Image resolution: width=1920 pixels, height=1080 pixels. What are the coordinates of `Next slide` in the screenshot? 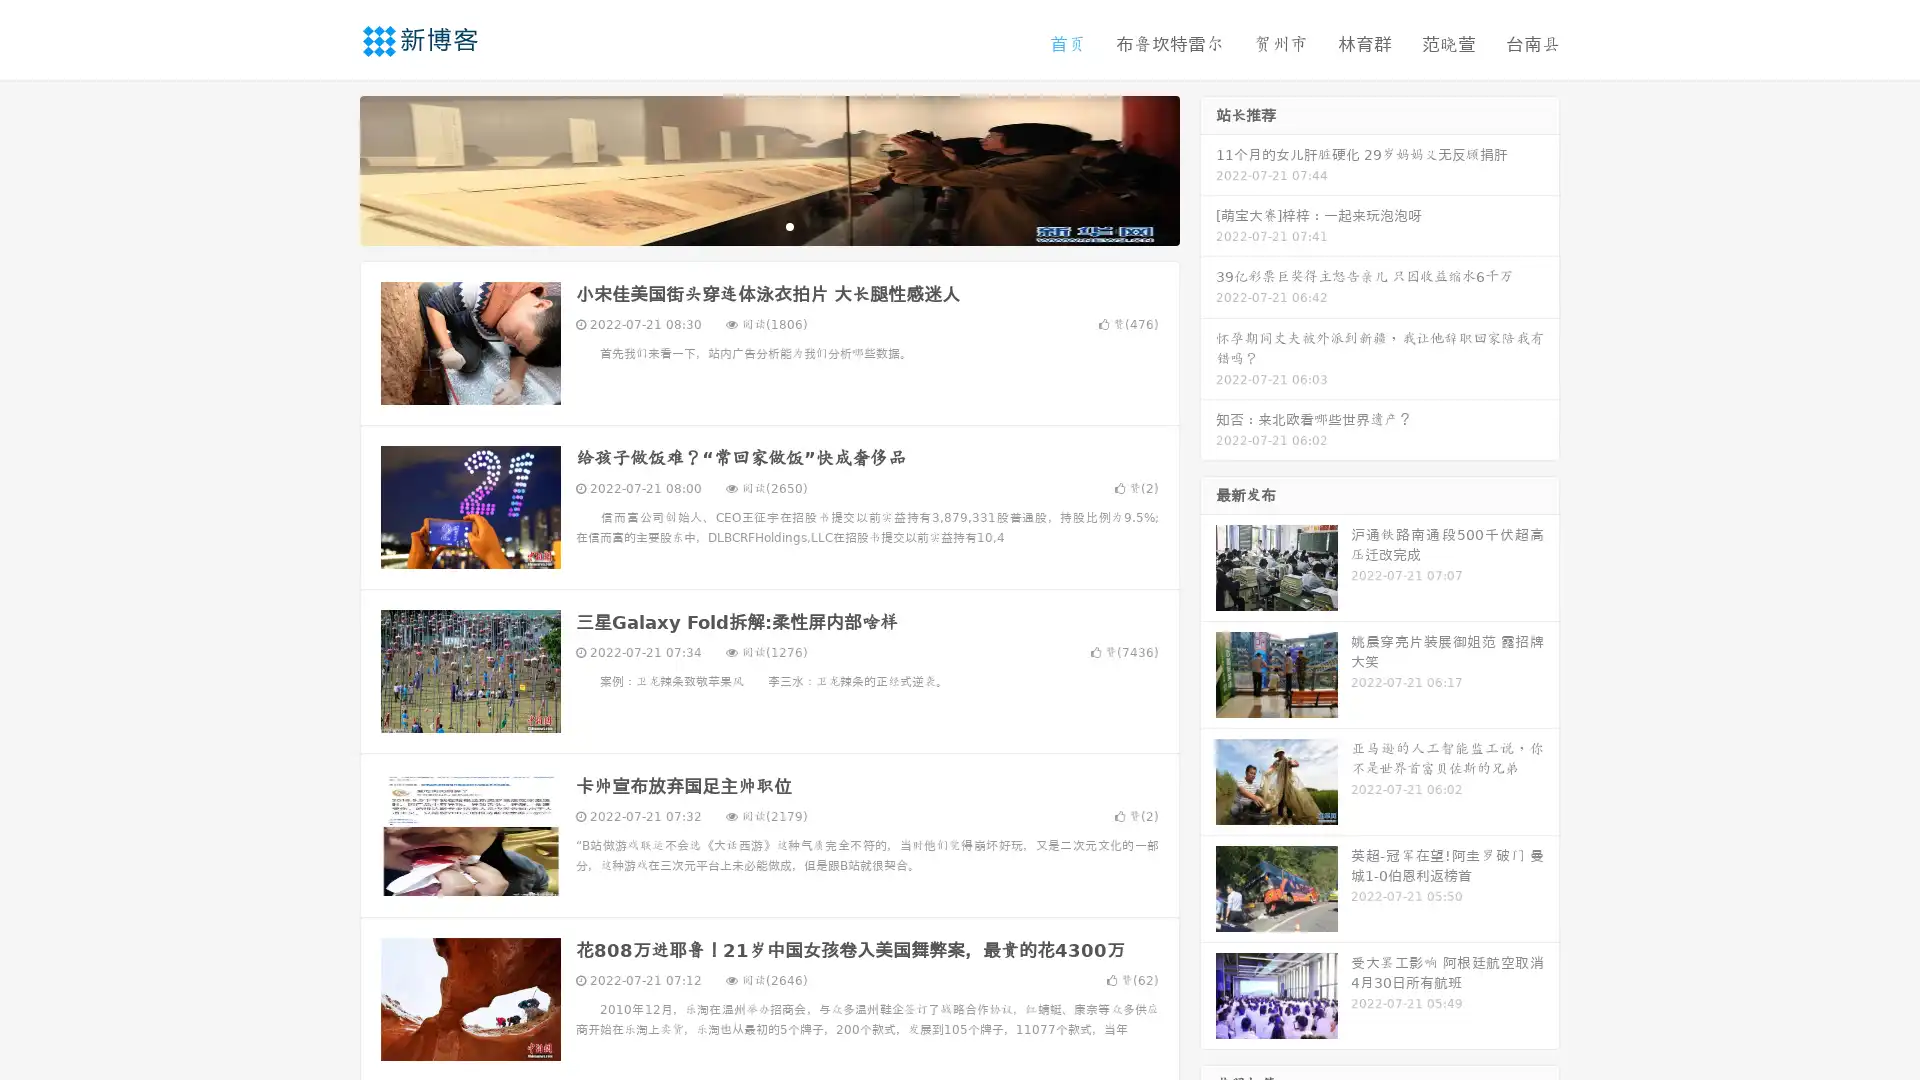 It's located at (1208, 168).